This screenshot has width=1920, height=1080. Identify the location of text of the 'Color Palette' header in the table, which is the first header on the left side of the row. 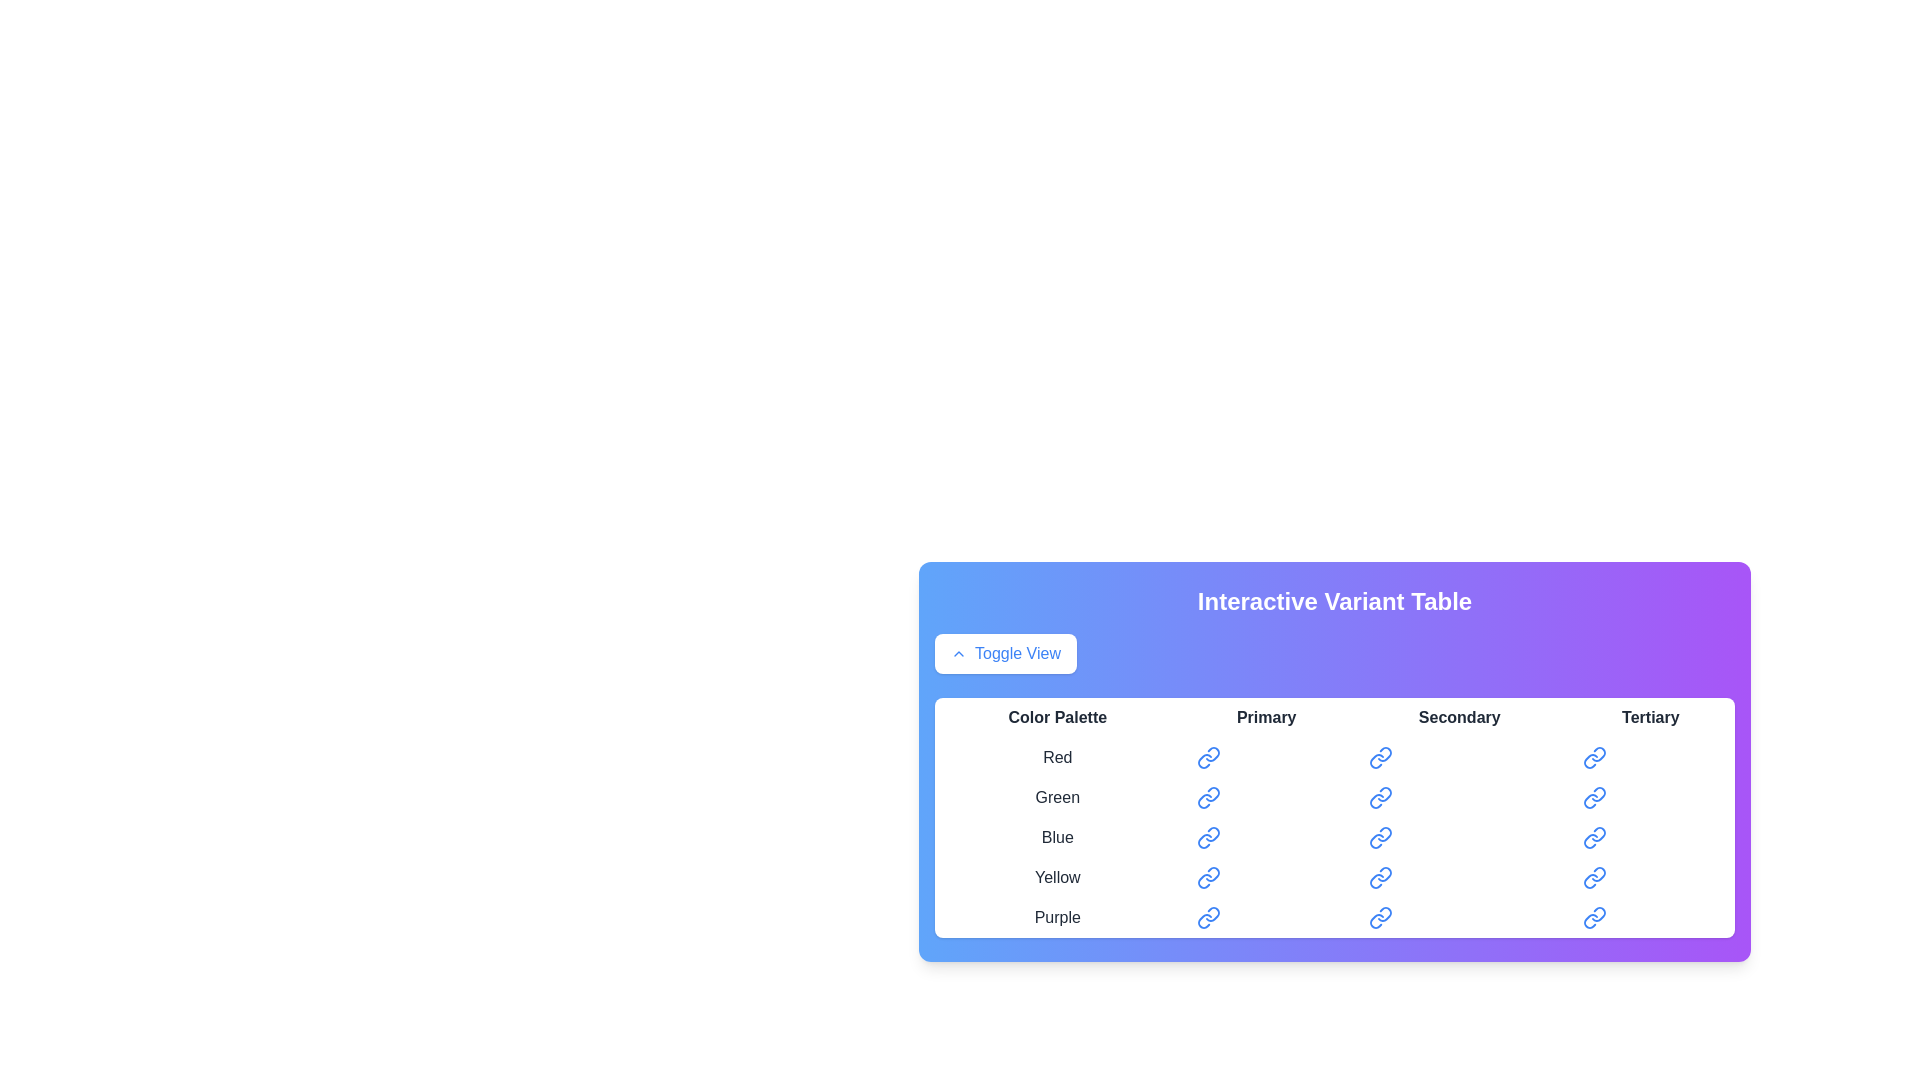
(1056, 716).